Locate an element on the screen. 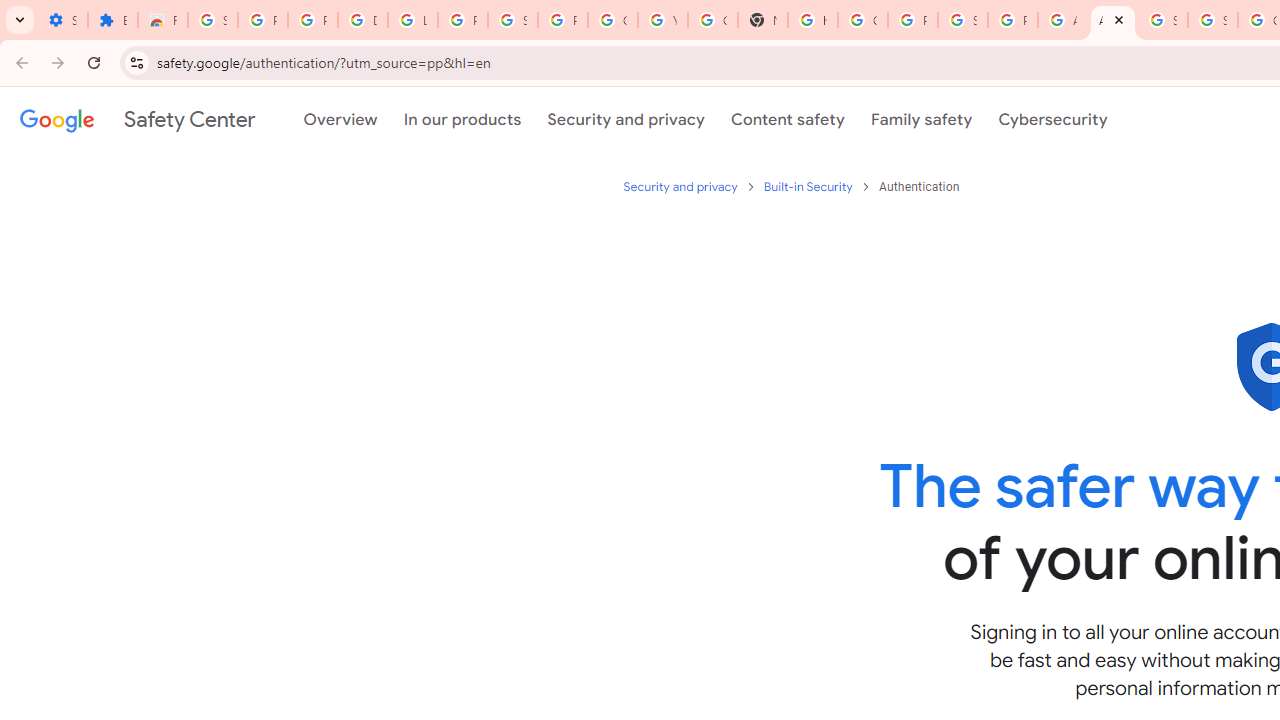 This screenshot has height=720, width=1280. 'Reviews: Helix Fruit Jump Arcade Game' is located at coordinates (163, 20).